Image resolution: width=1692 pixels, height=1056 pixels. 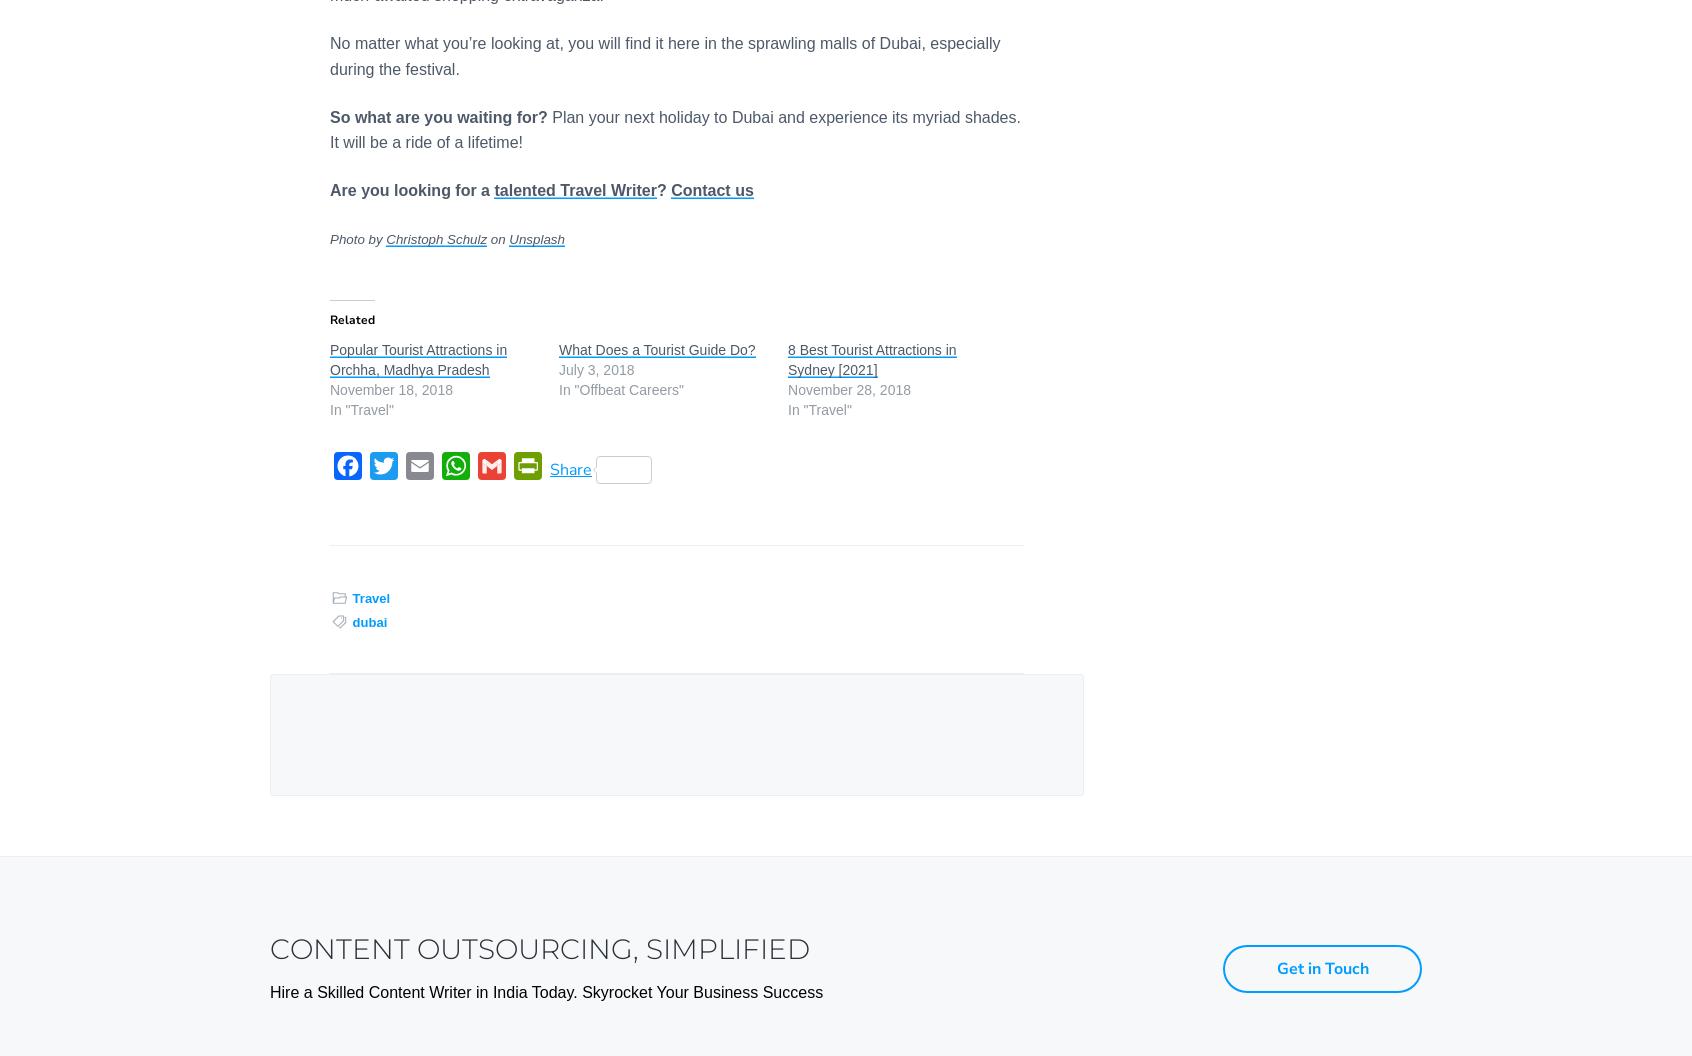 What do you see at coordinates (351, 319) in the screenshot?
I see `'Related'` at bounding box center [351, 319].